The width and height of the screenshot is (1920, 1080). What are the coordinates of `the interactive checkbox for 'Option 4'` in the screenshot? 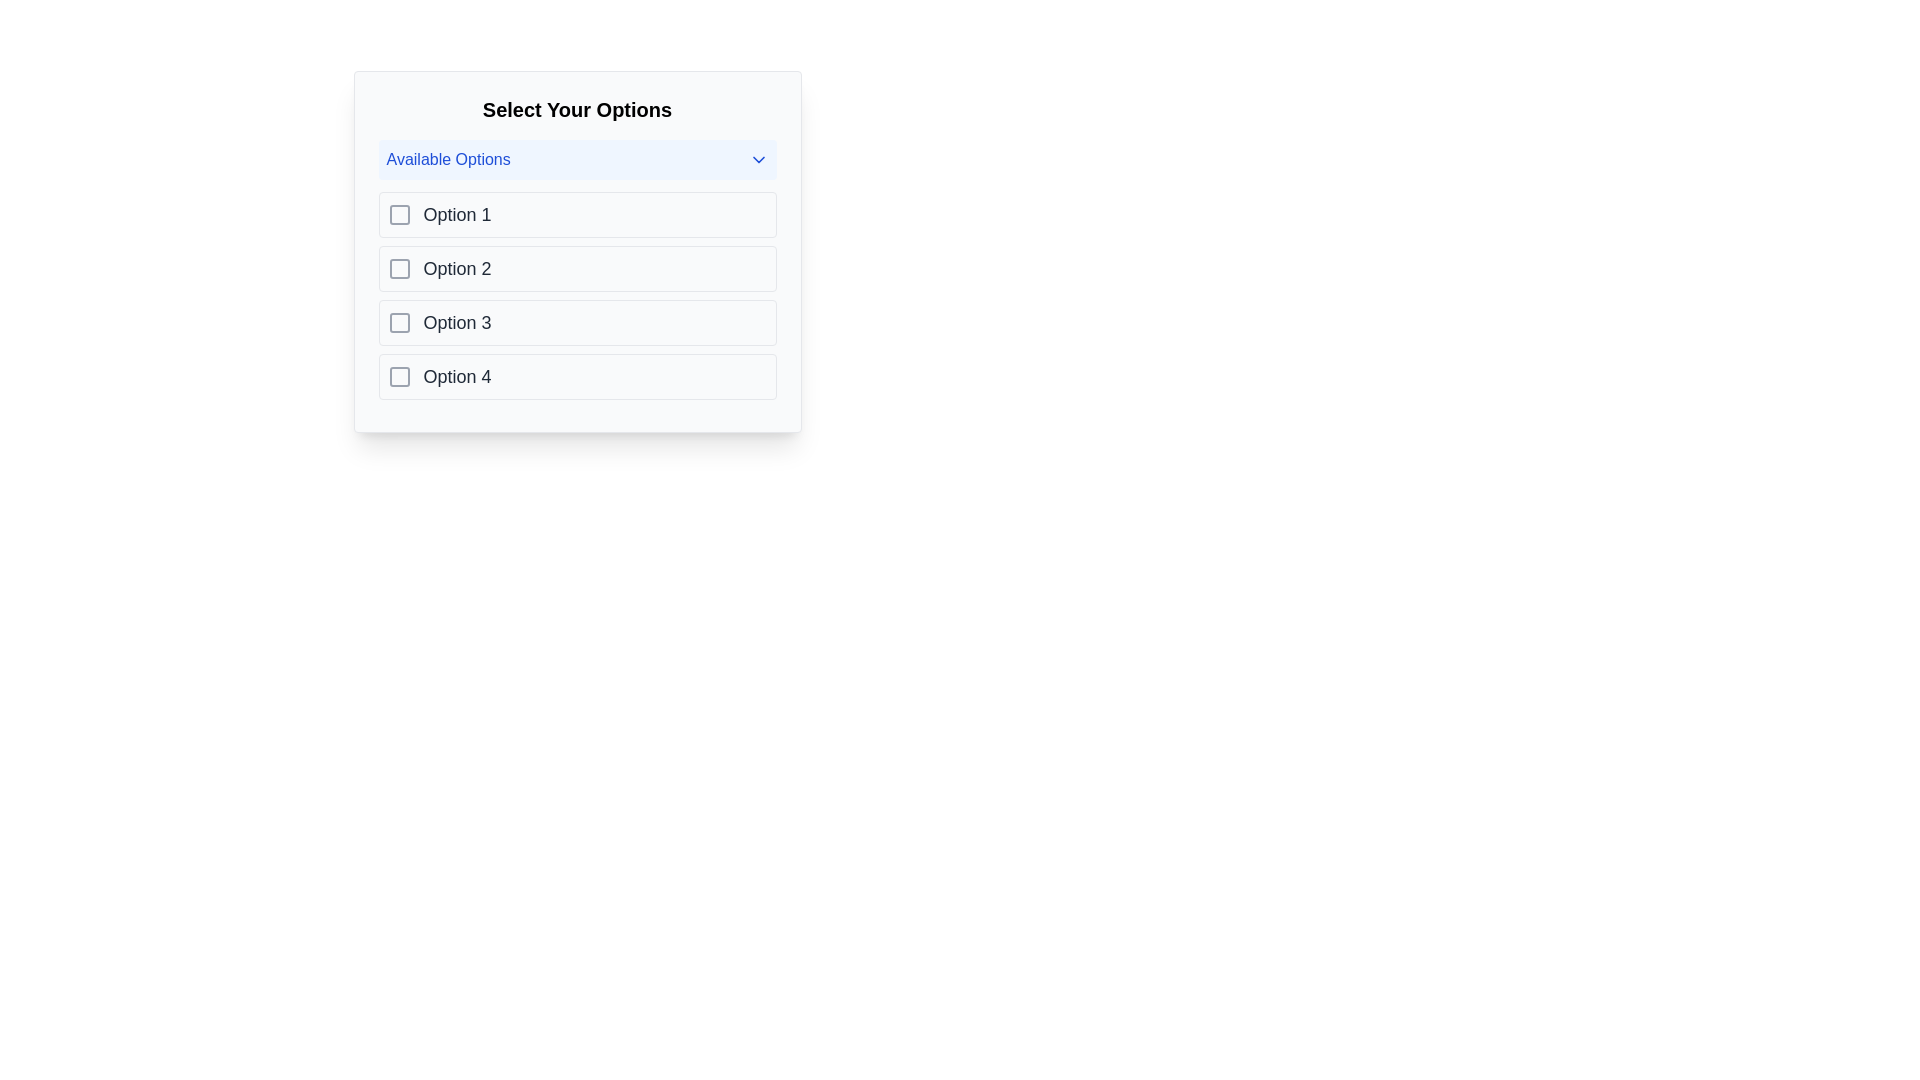 It's located at (399, 377).